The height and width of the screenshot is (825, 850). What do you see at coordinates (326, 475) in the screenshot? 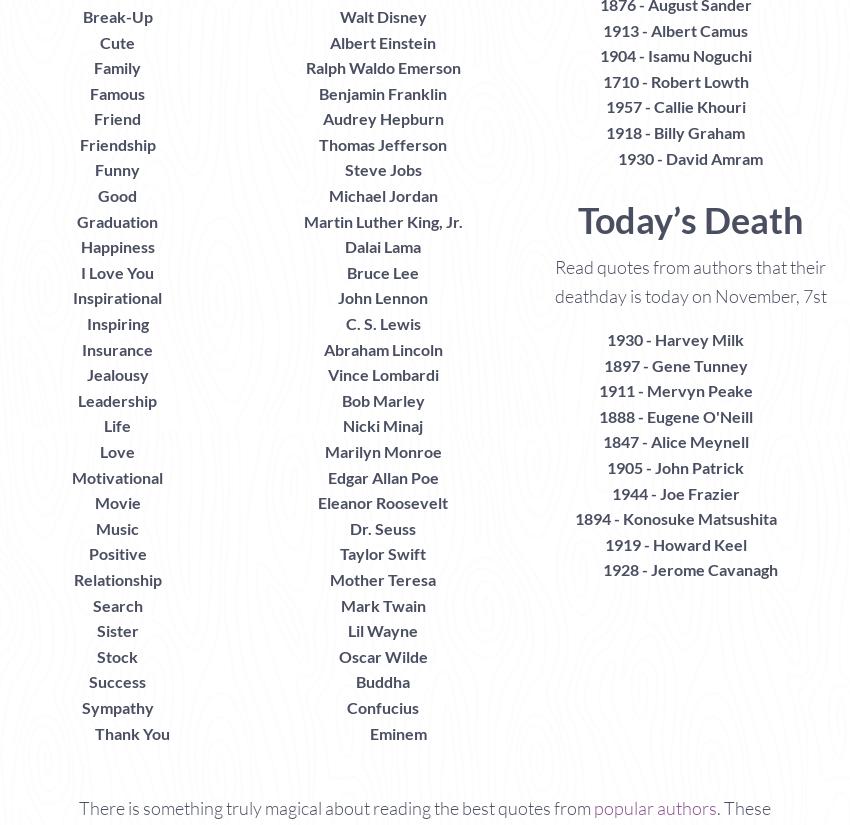
I see `'Edgar Allan Poe'` at bounding box center [326, 475].